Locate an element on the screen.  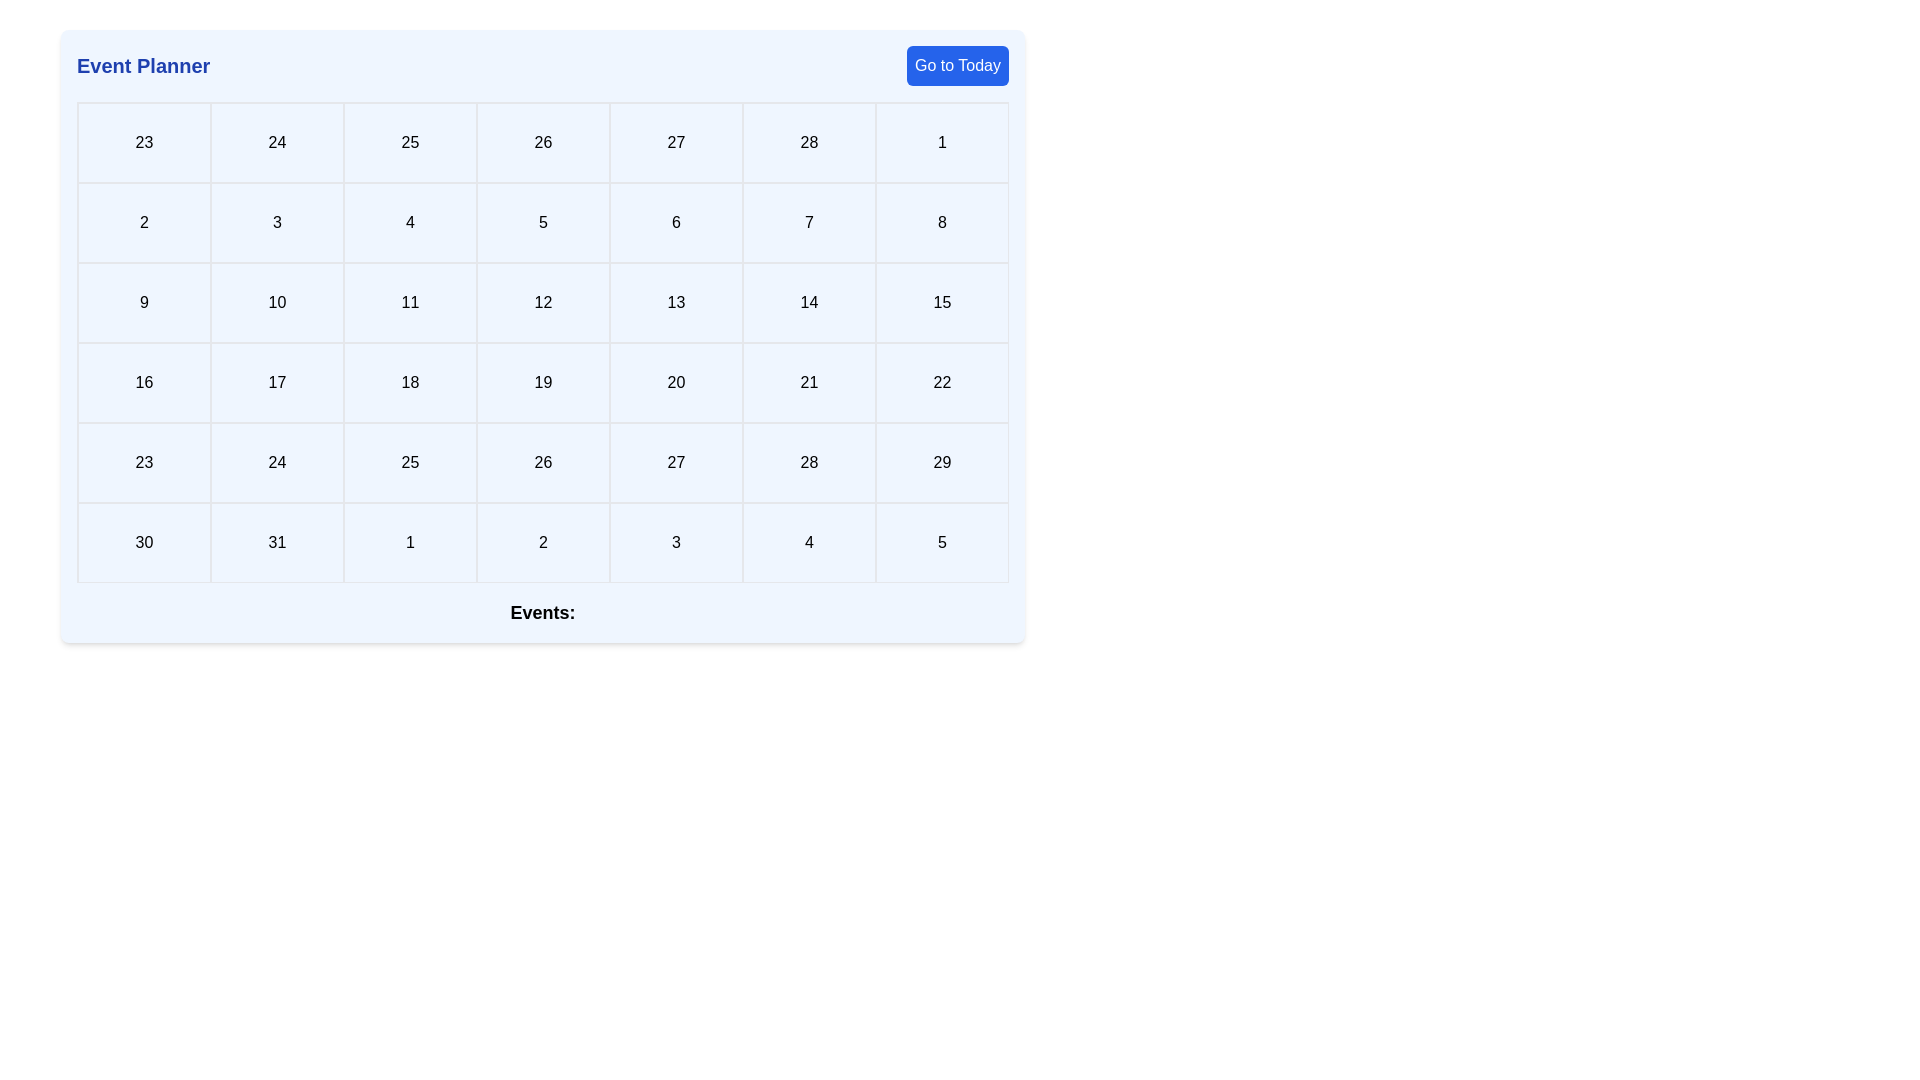
the calendar grid cell containing the text '11' is located at coordinates (409, 303).